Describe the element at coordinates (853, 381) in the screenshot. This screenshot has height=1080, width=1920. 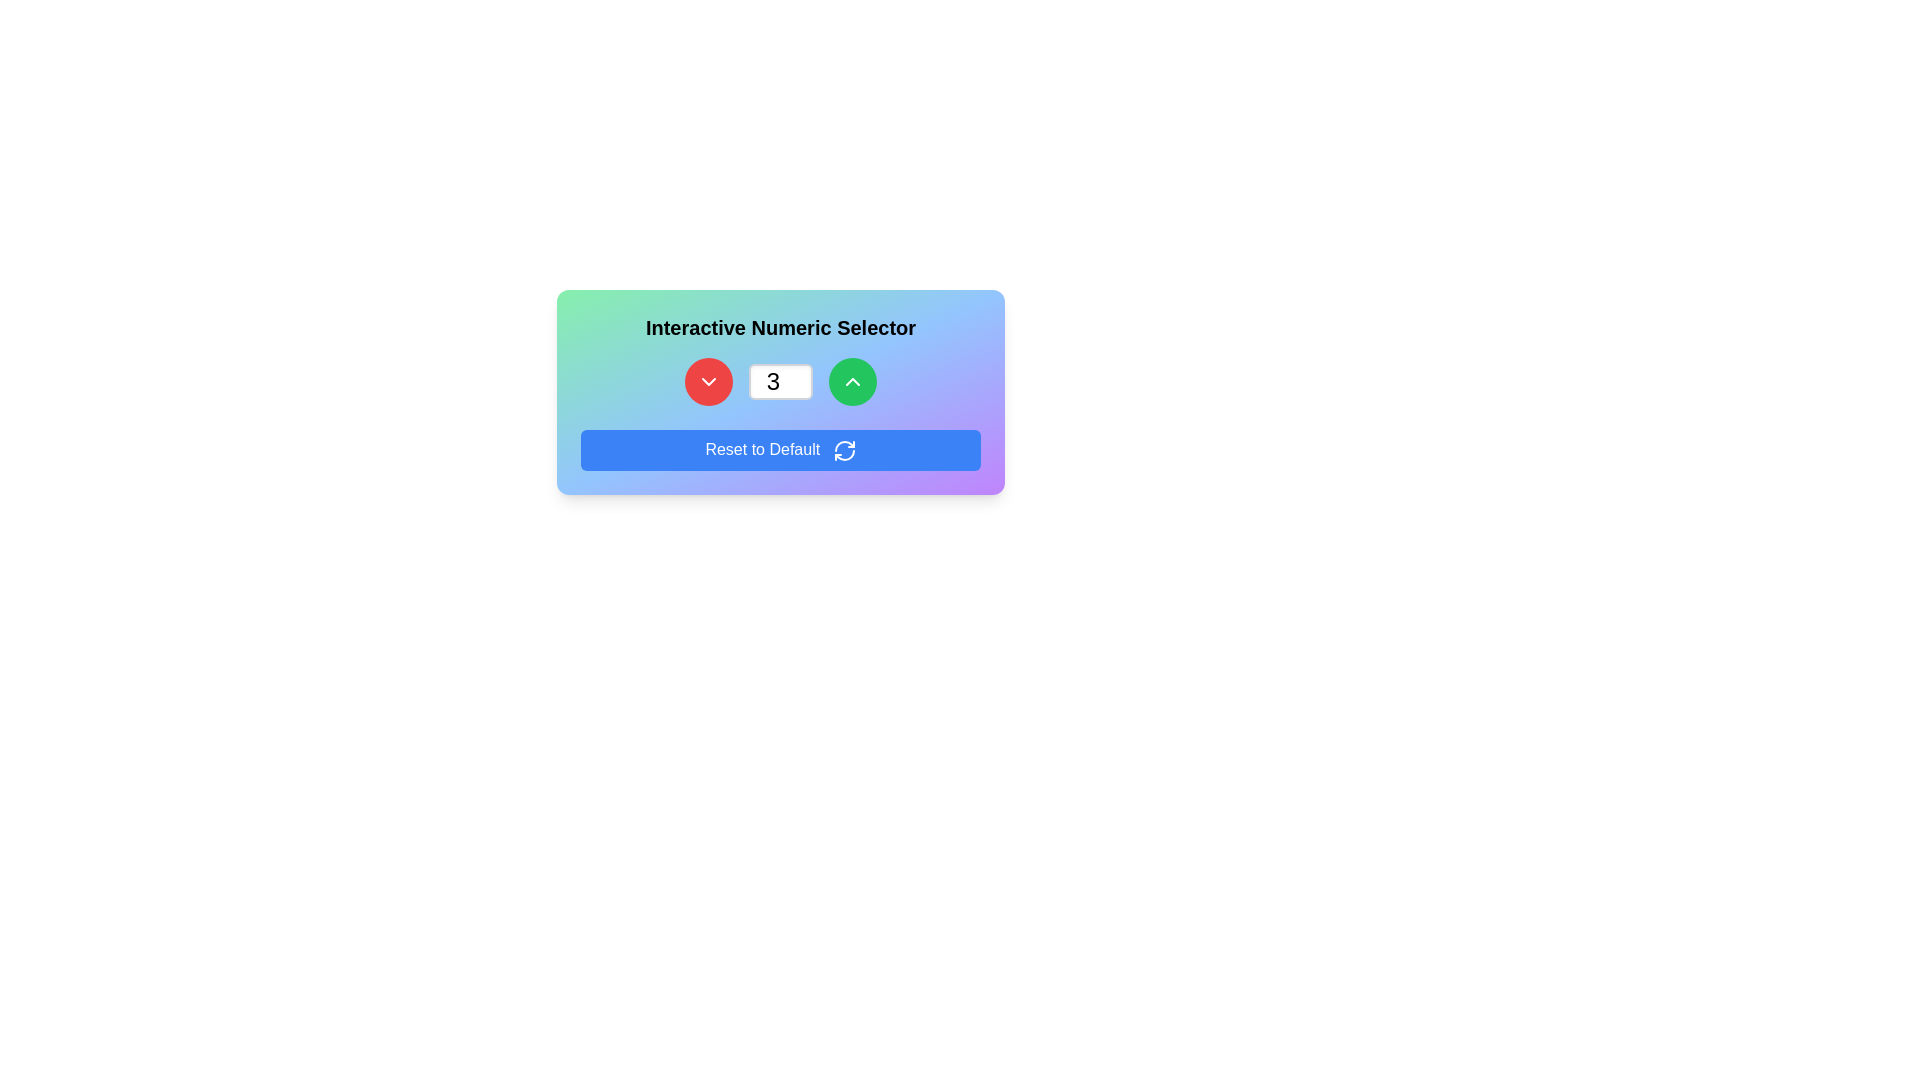
I see `the increment button located to the right of the numeric input field to increase the displayed value` at that location.